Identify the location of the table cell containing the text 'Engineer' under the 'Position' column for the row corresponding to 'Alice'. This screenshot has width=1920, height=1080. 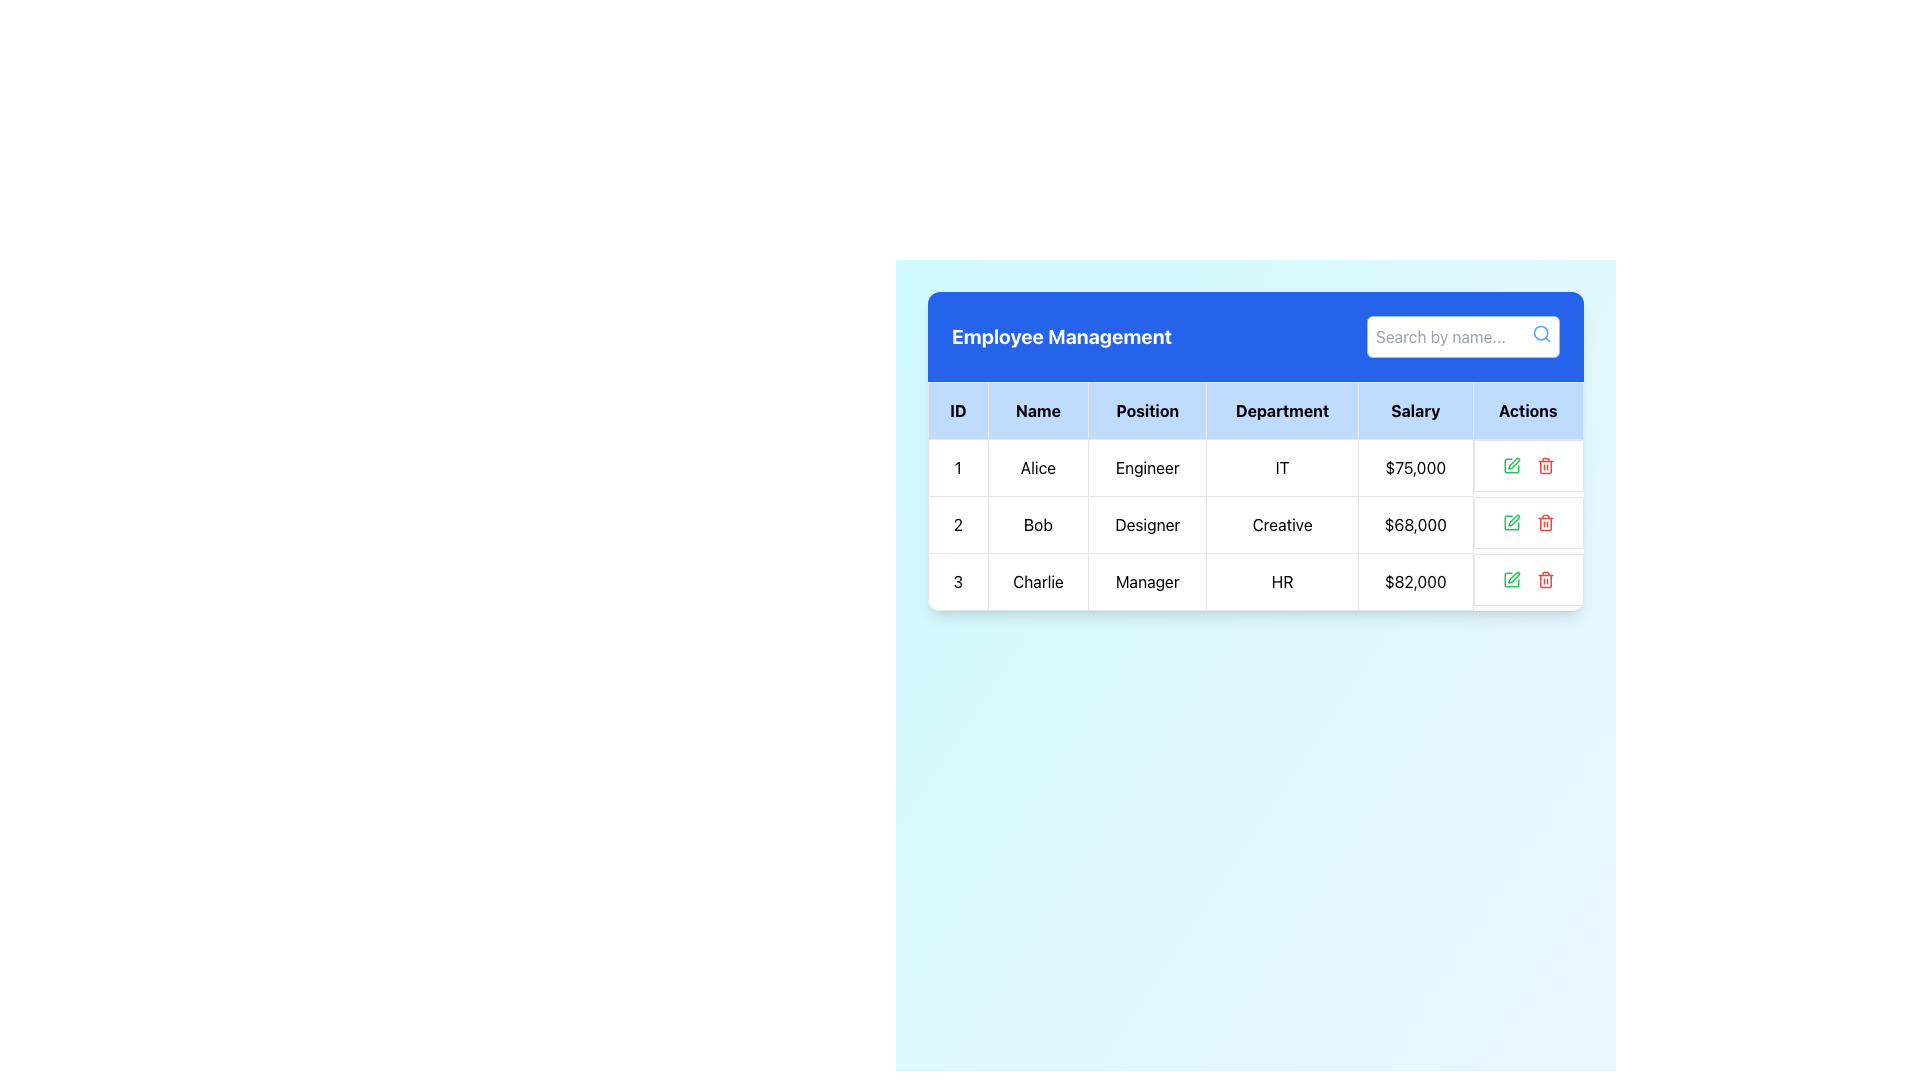
(1147, 467).